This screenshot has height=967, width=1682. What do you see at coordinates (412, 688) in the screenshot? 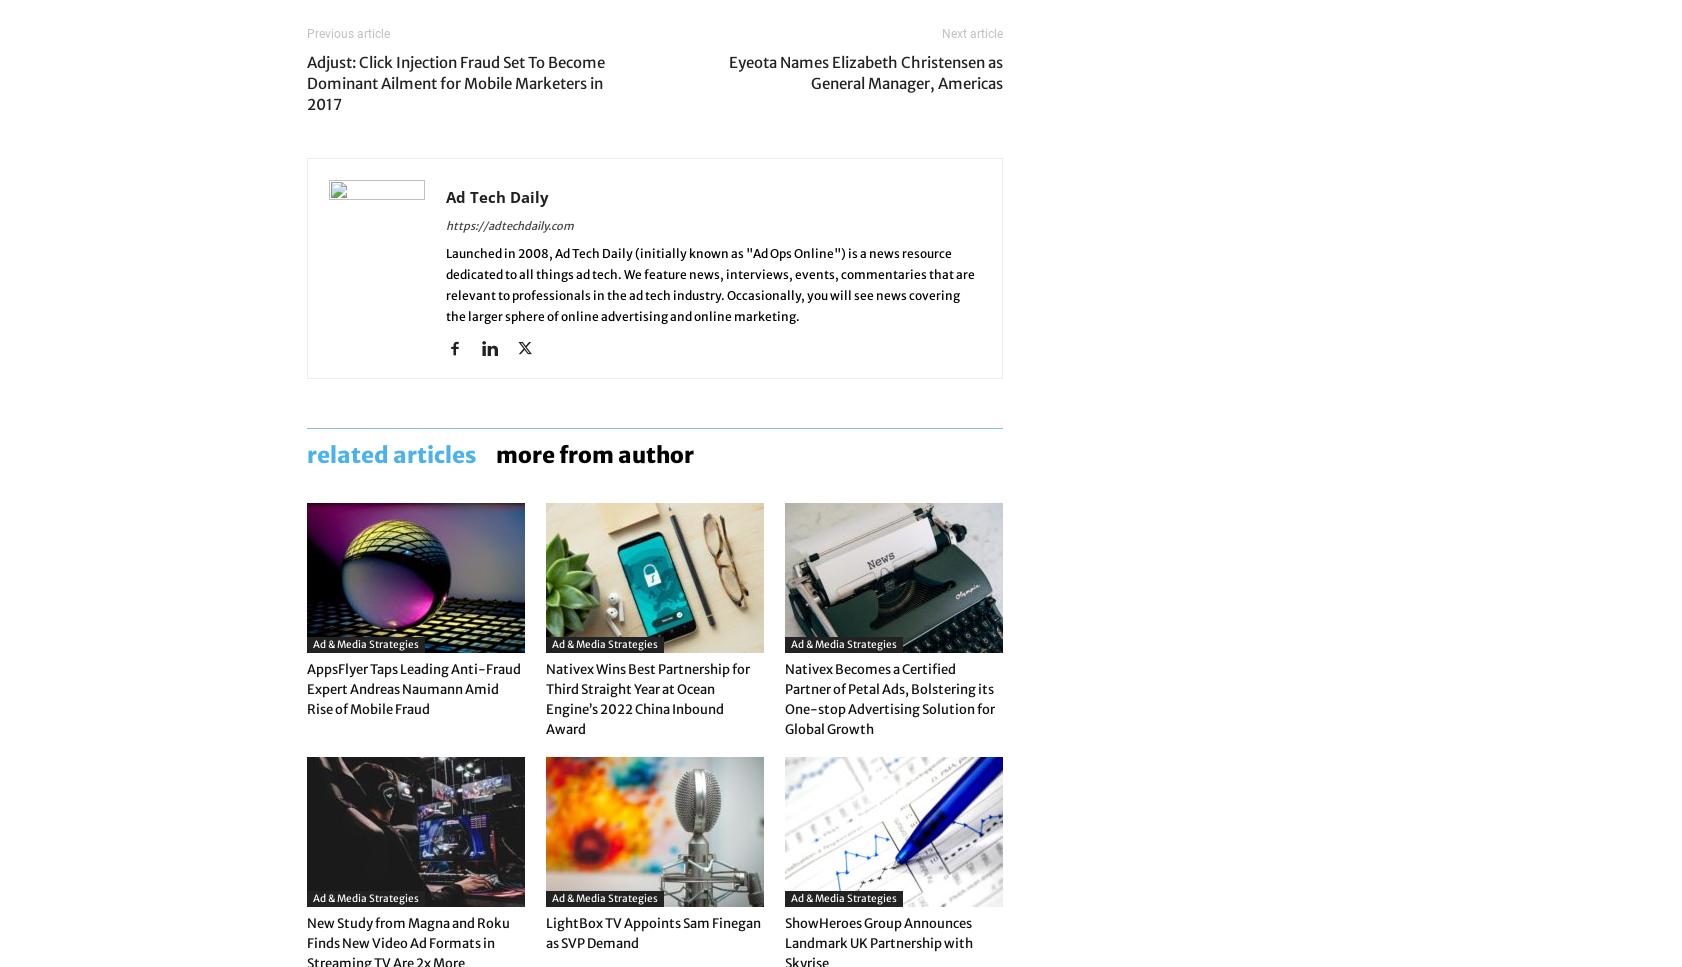
I see `'AppsFlyer Taps Leading Anti-Fraud Expert Andreas Naumann Amid Rise of Mobile Fraud'` at bounding box center [412, 688].